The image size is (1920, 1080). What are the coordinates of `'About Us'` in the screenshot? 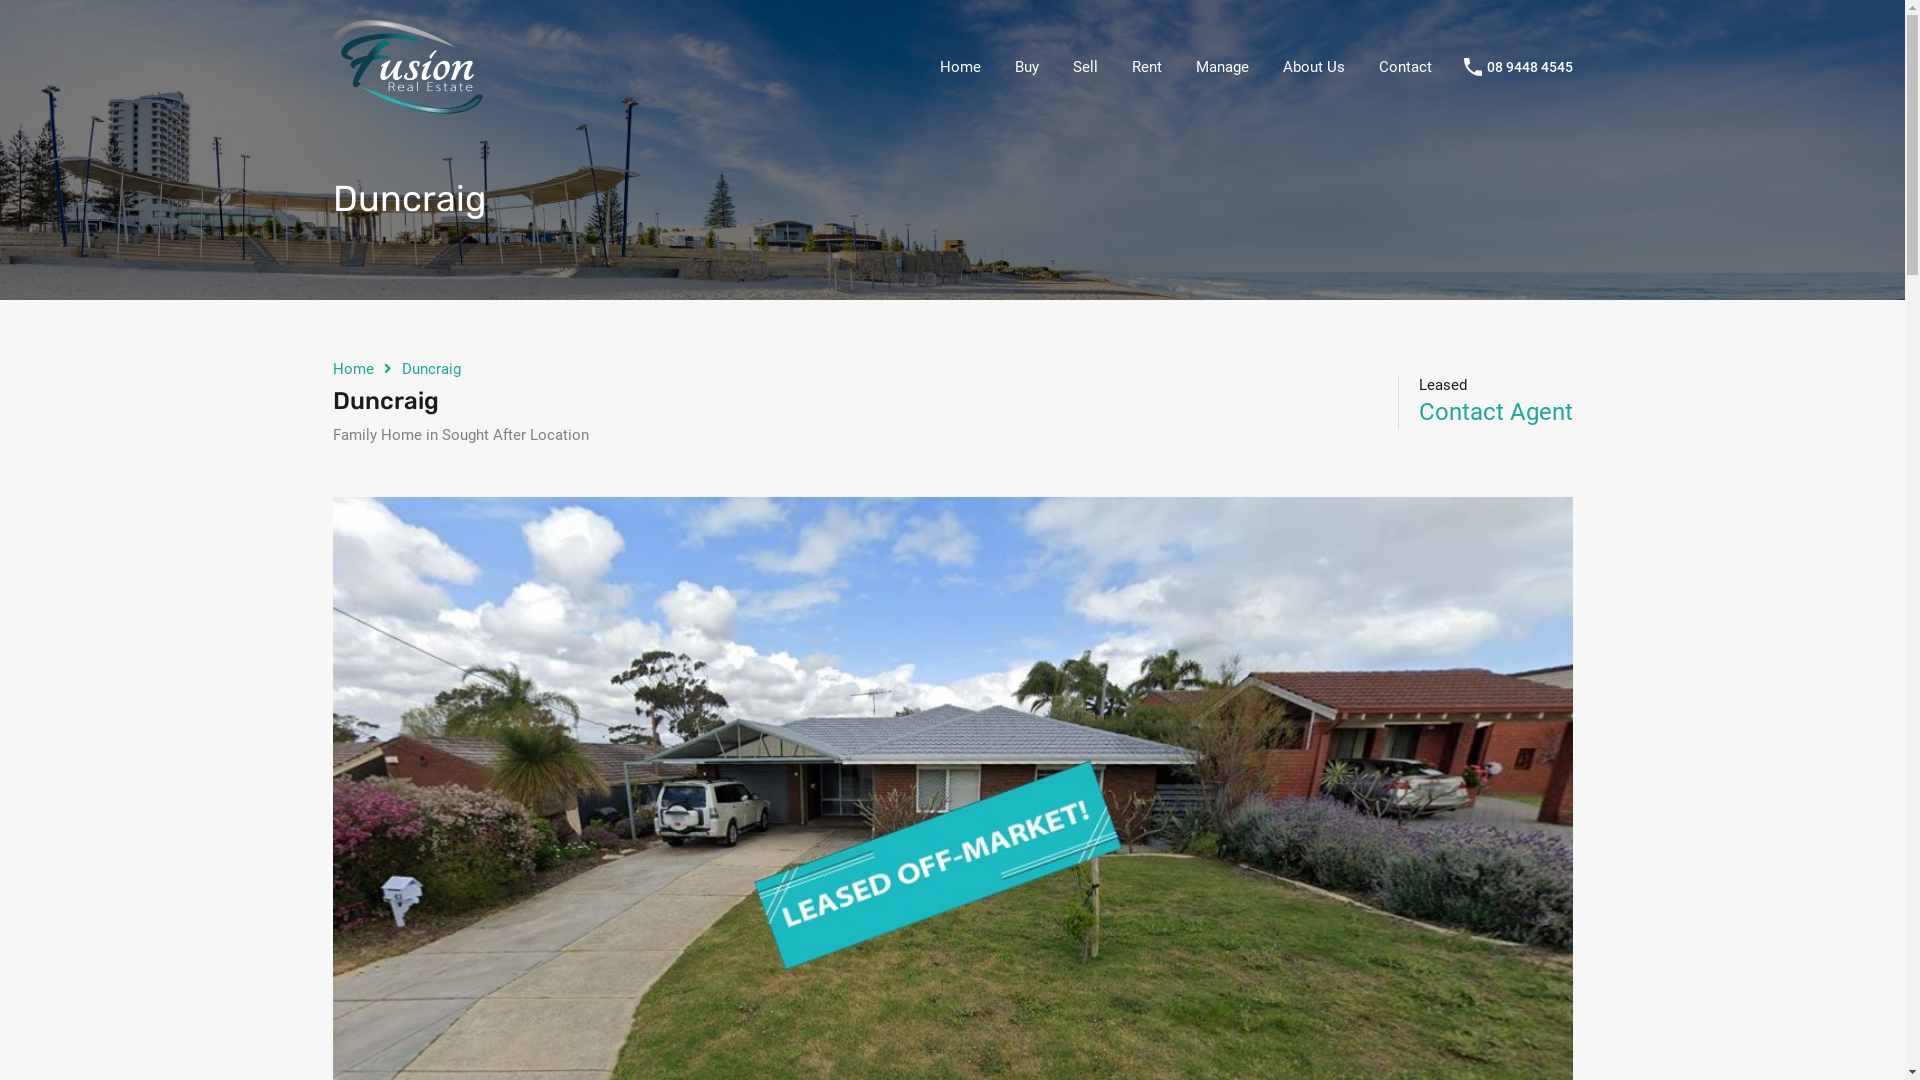 It's located at (1265, 65).